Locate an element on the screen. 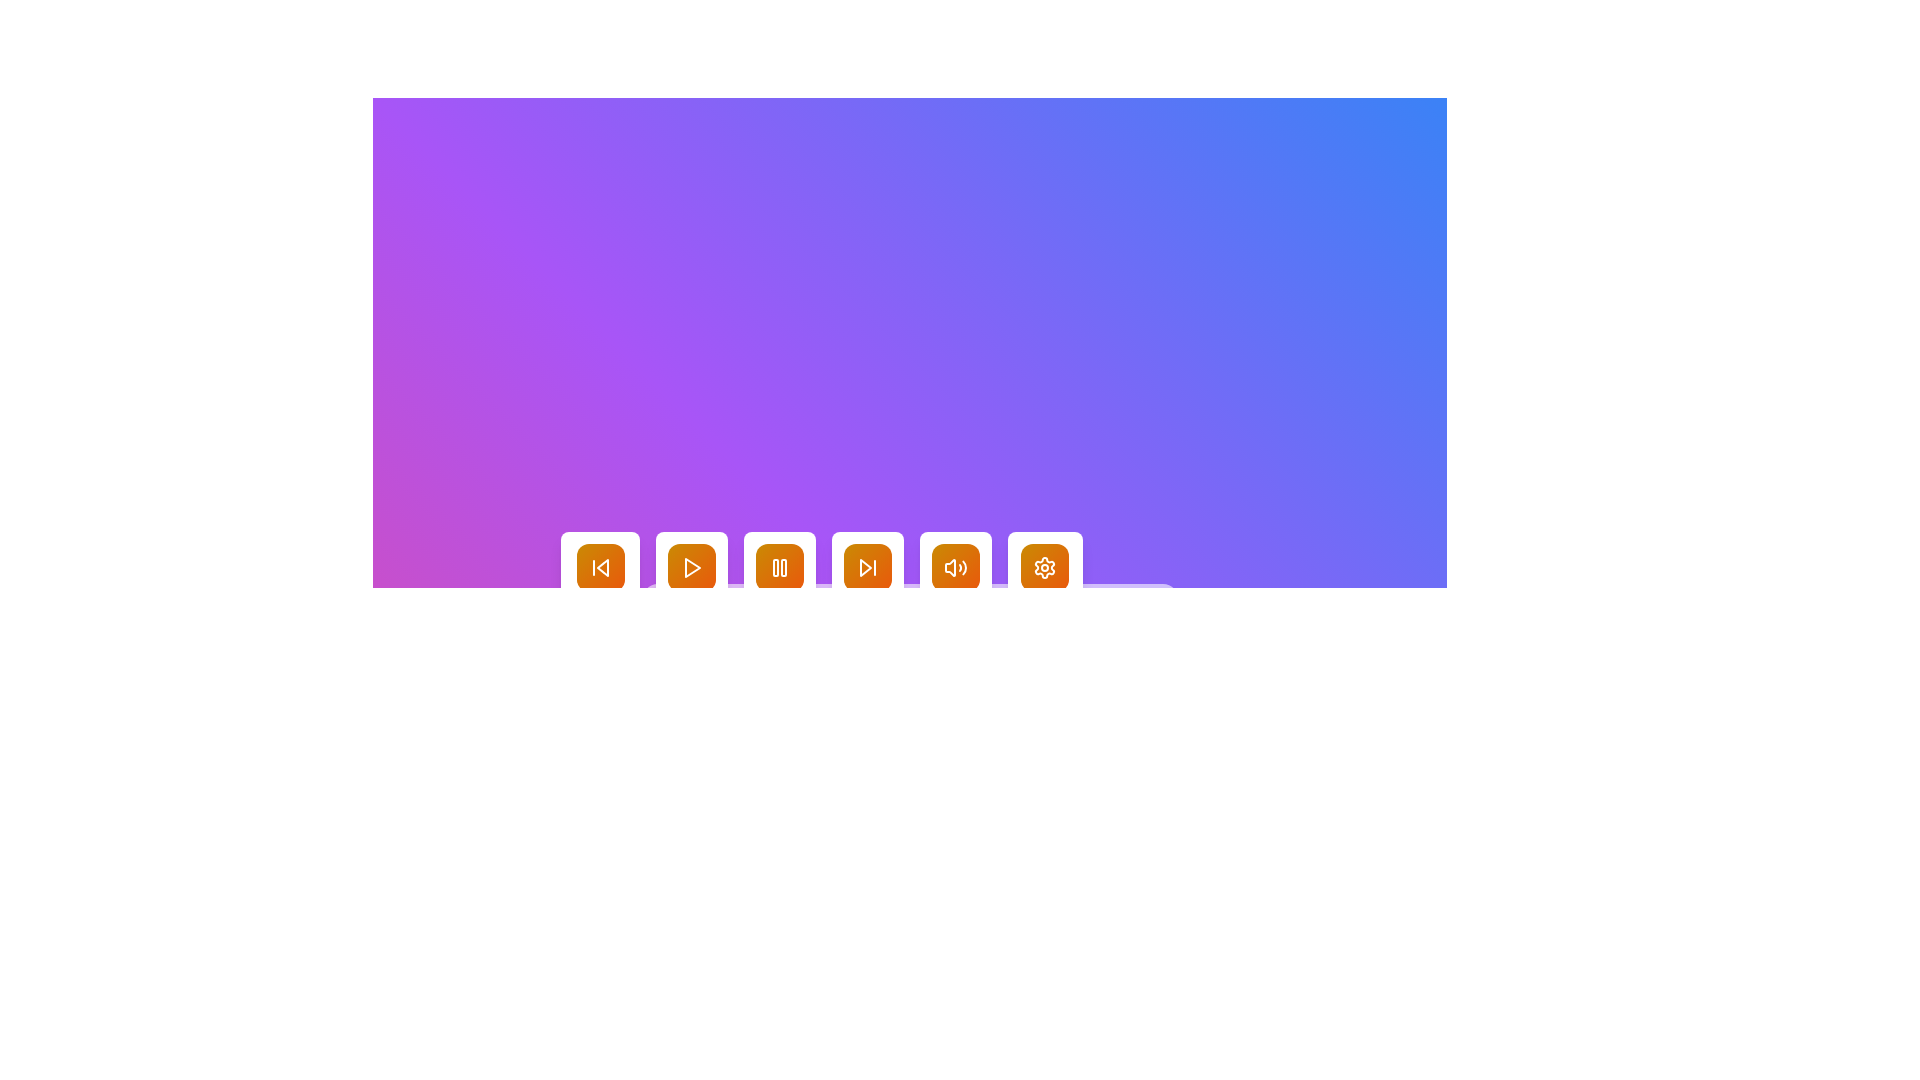 The height and width of the screenshot is (1080, 1920). the 'Skip Previous' button, which is the first button in a horizontal layout is located at coordinates (599, 582).